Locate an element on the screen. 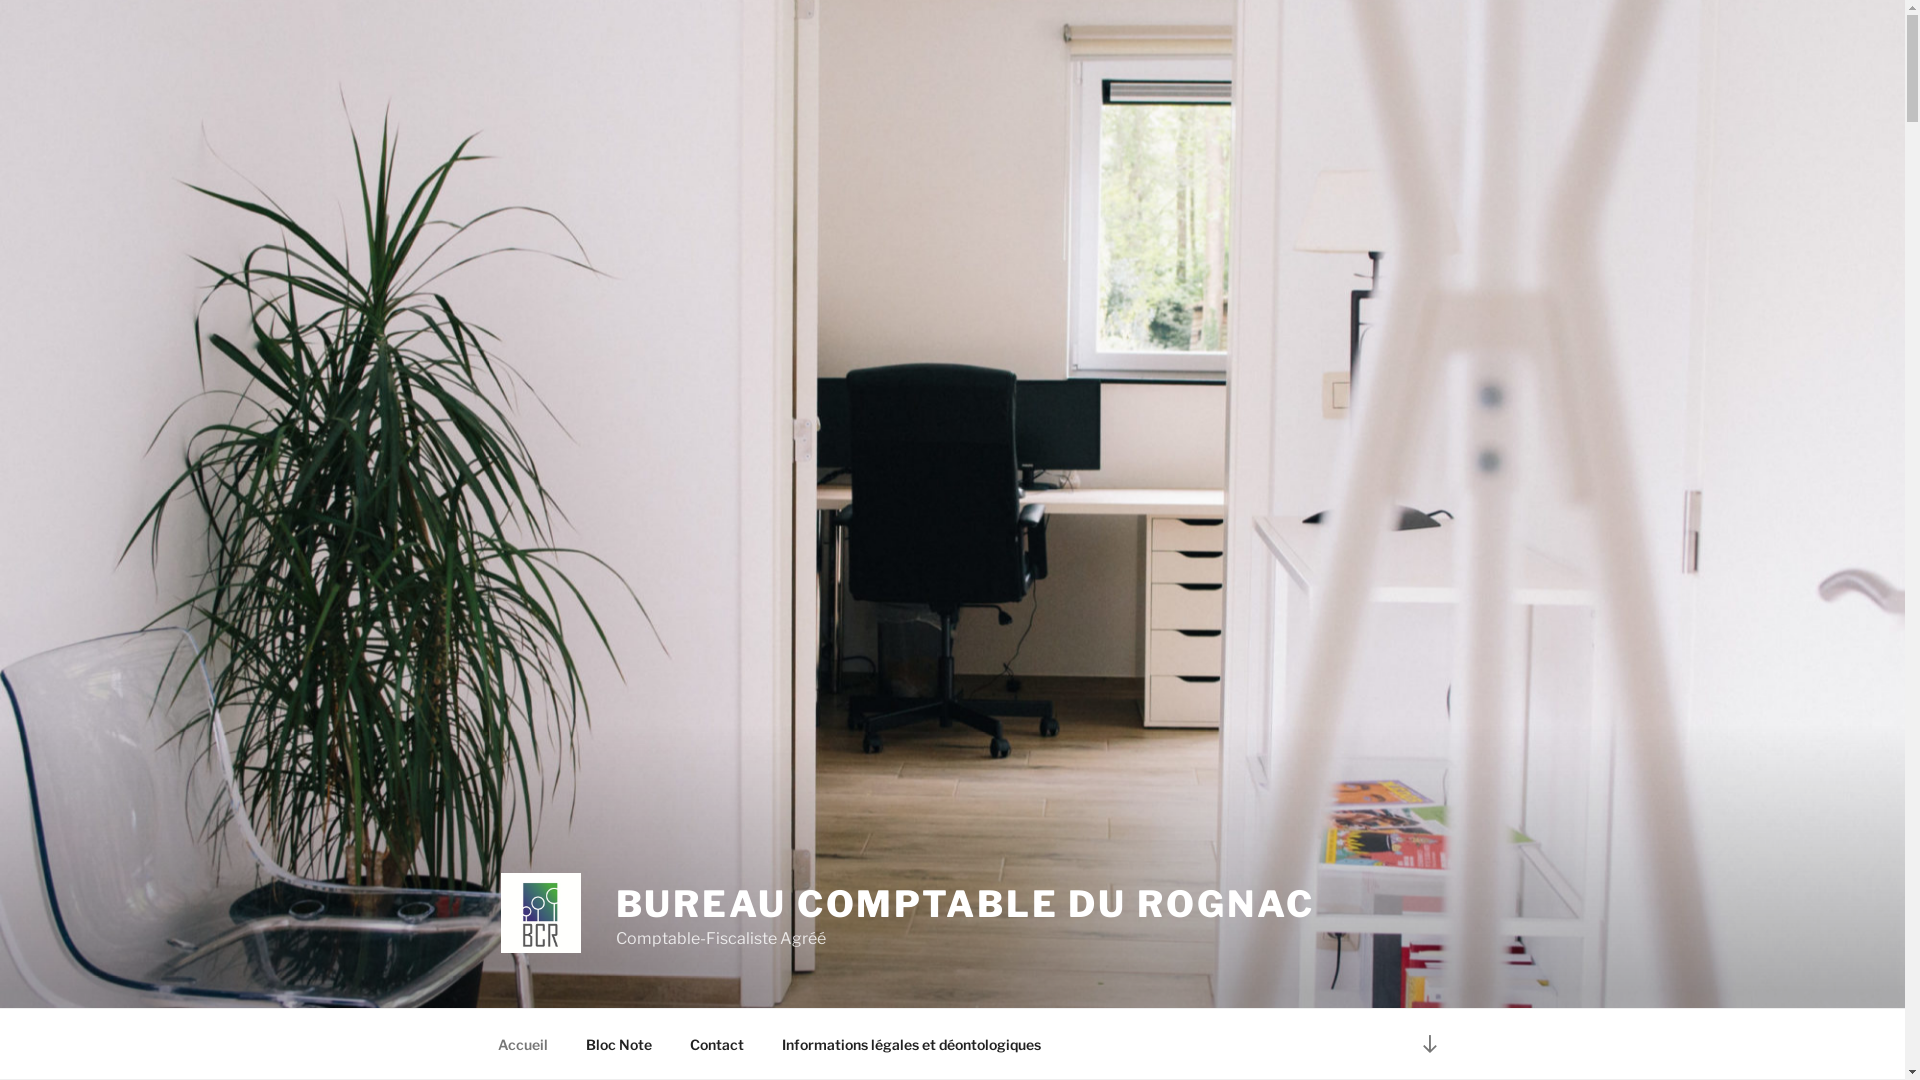 Image resolution: width=1920 pixels, height=1080 pixels. 'Scroll down to content' is located at coordinates (1428, 1042).